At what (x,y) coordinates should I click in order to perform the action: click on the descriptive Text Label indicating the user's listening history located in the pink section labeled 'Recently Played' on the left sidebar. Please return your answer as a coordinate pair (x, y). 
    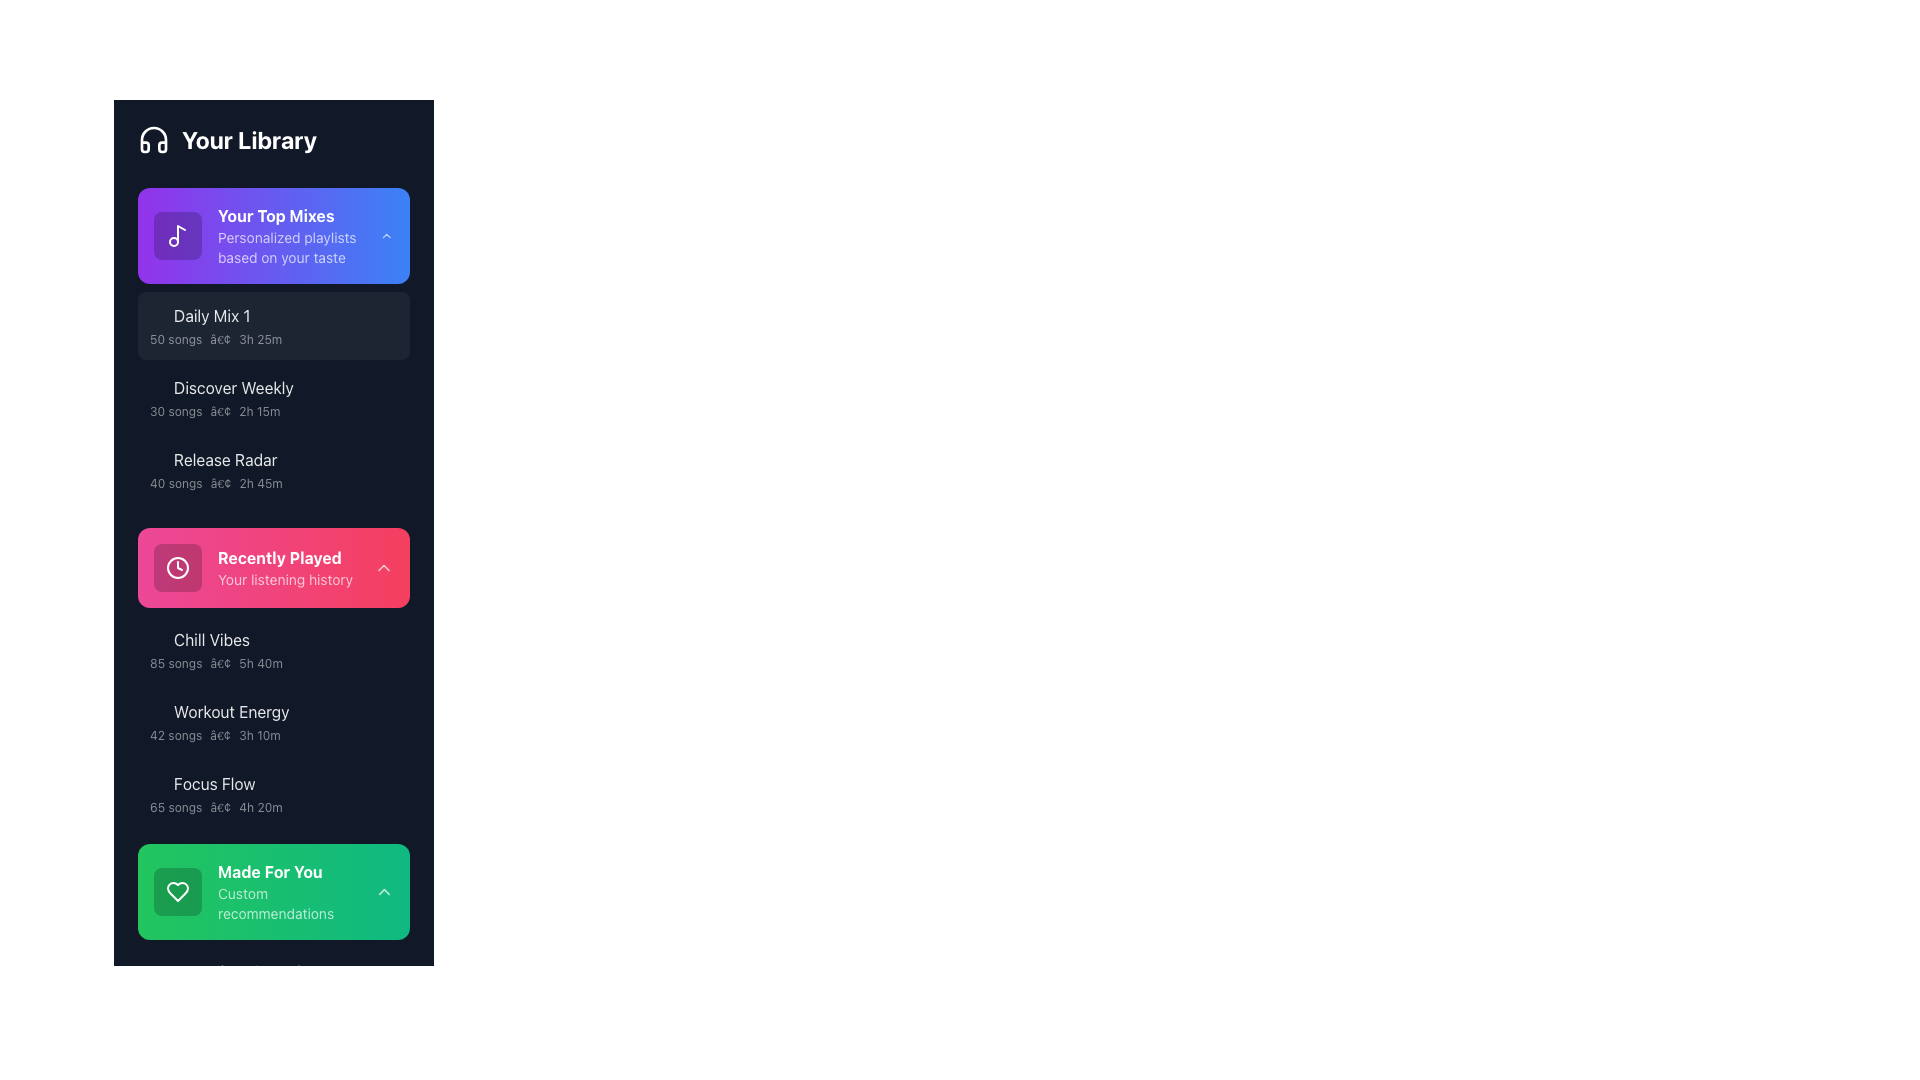
    Looking at the image, I should click on (284, 579).